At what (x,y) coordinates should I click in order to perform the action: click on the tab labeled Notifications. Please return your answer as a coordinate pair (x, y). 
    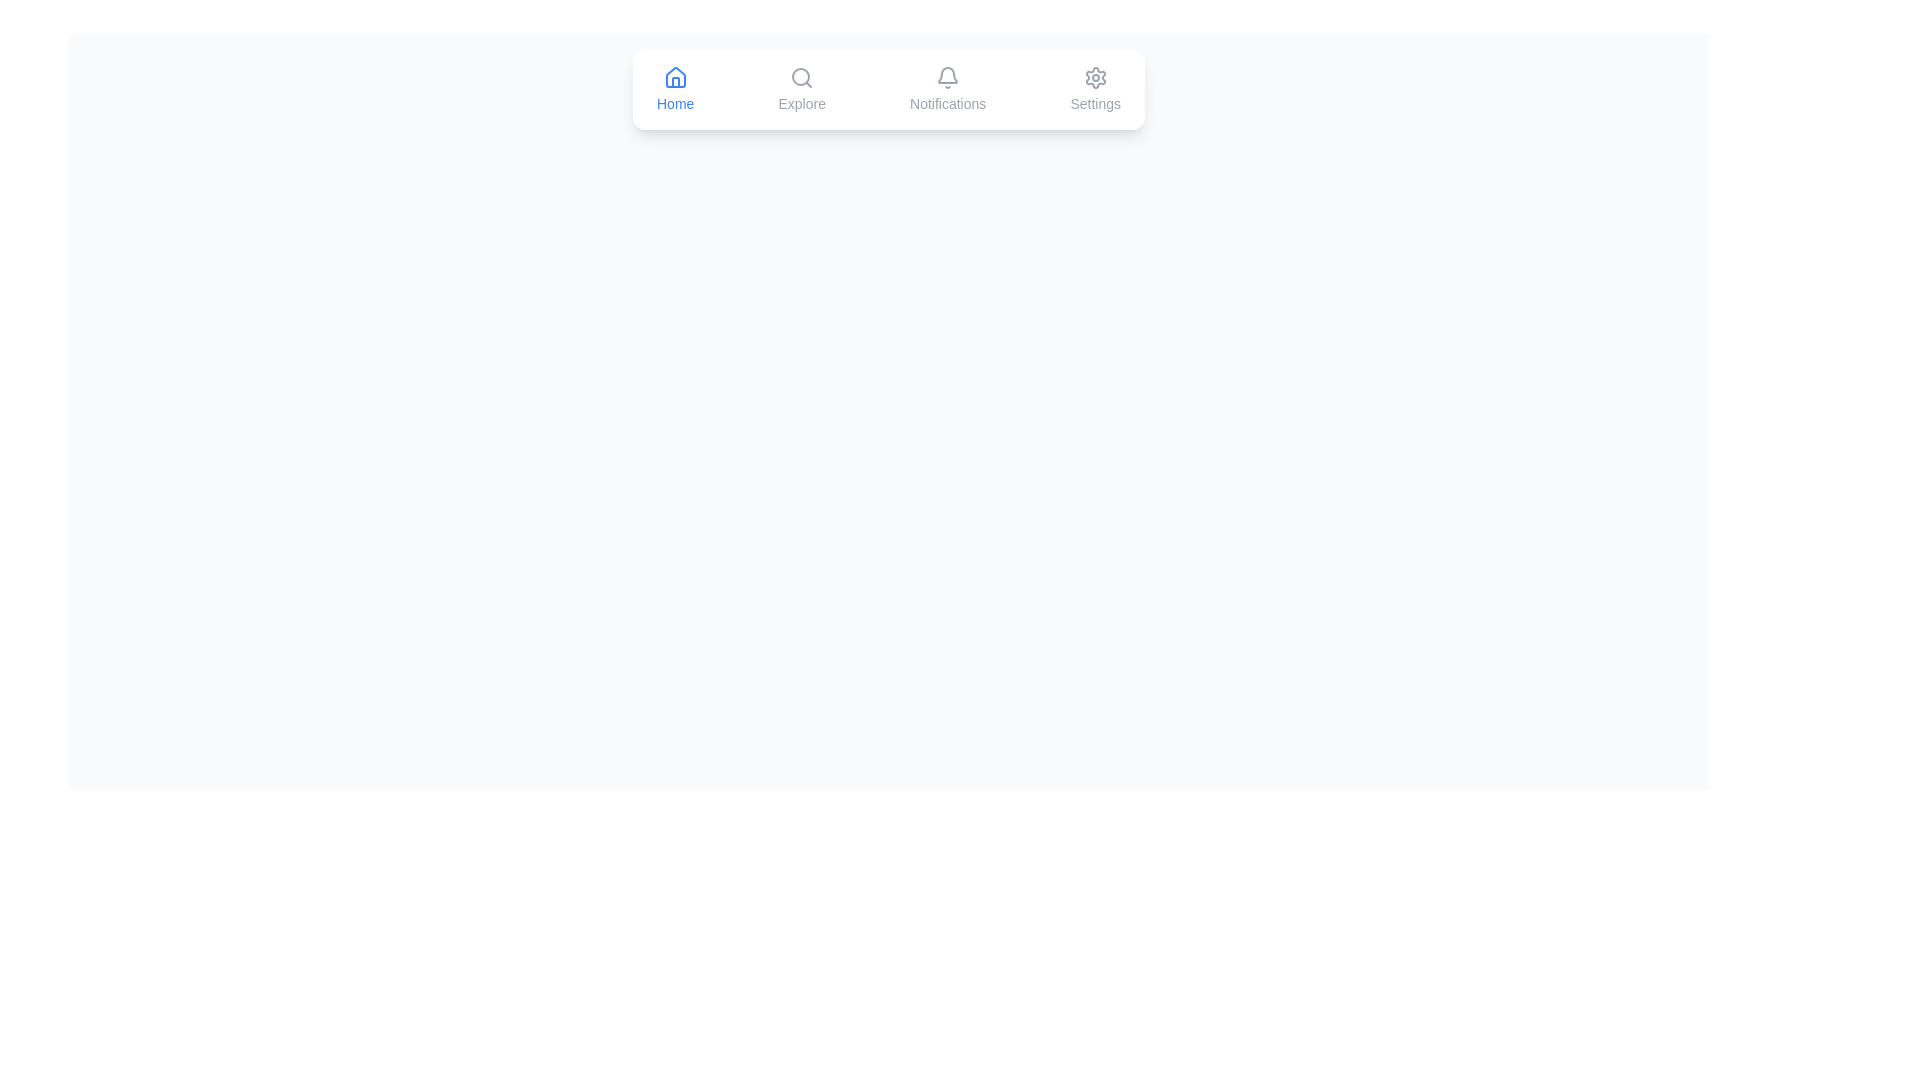
    Looking at the image, I should click on (947, 88).